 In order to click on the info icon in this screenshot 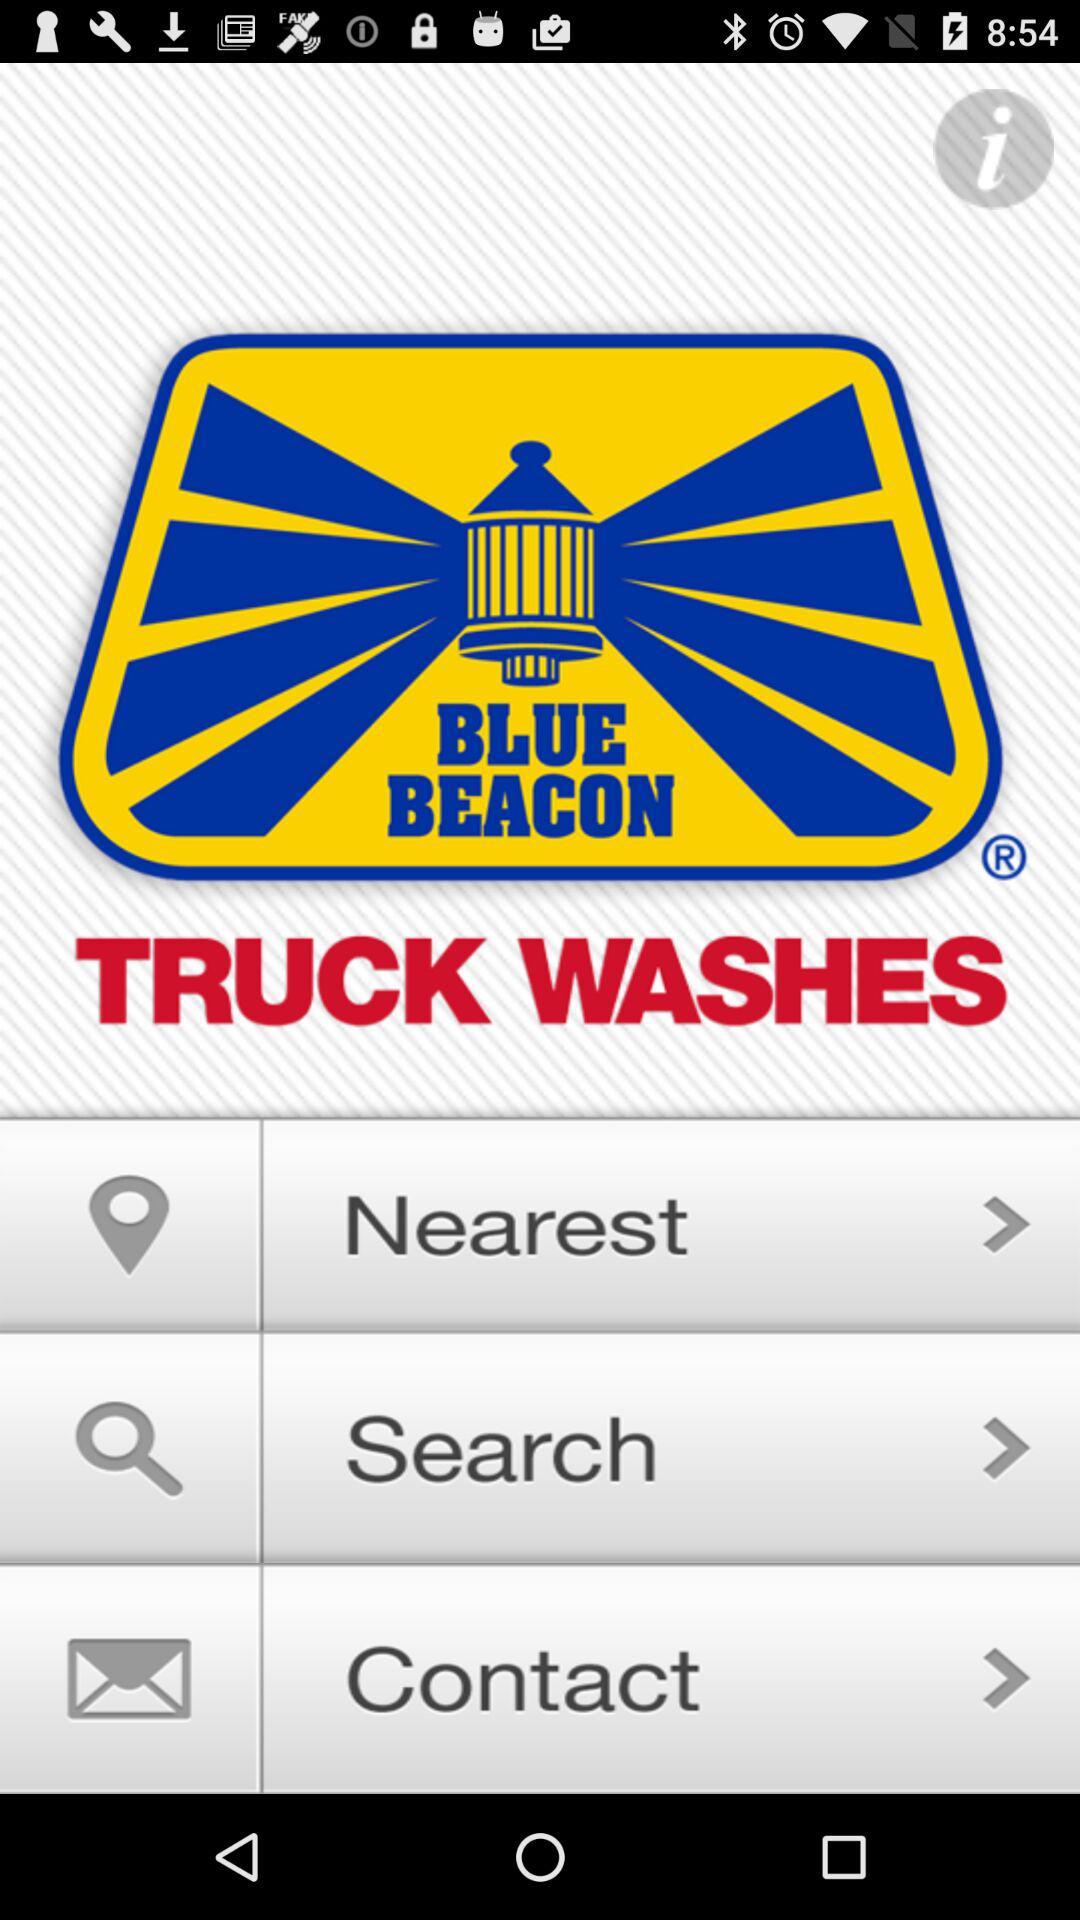, I will do `click(993, 160)`.